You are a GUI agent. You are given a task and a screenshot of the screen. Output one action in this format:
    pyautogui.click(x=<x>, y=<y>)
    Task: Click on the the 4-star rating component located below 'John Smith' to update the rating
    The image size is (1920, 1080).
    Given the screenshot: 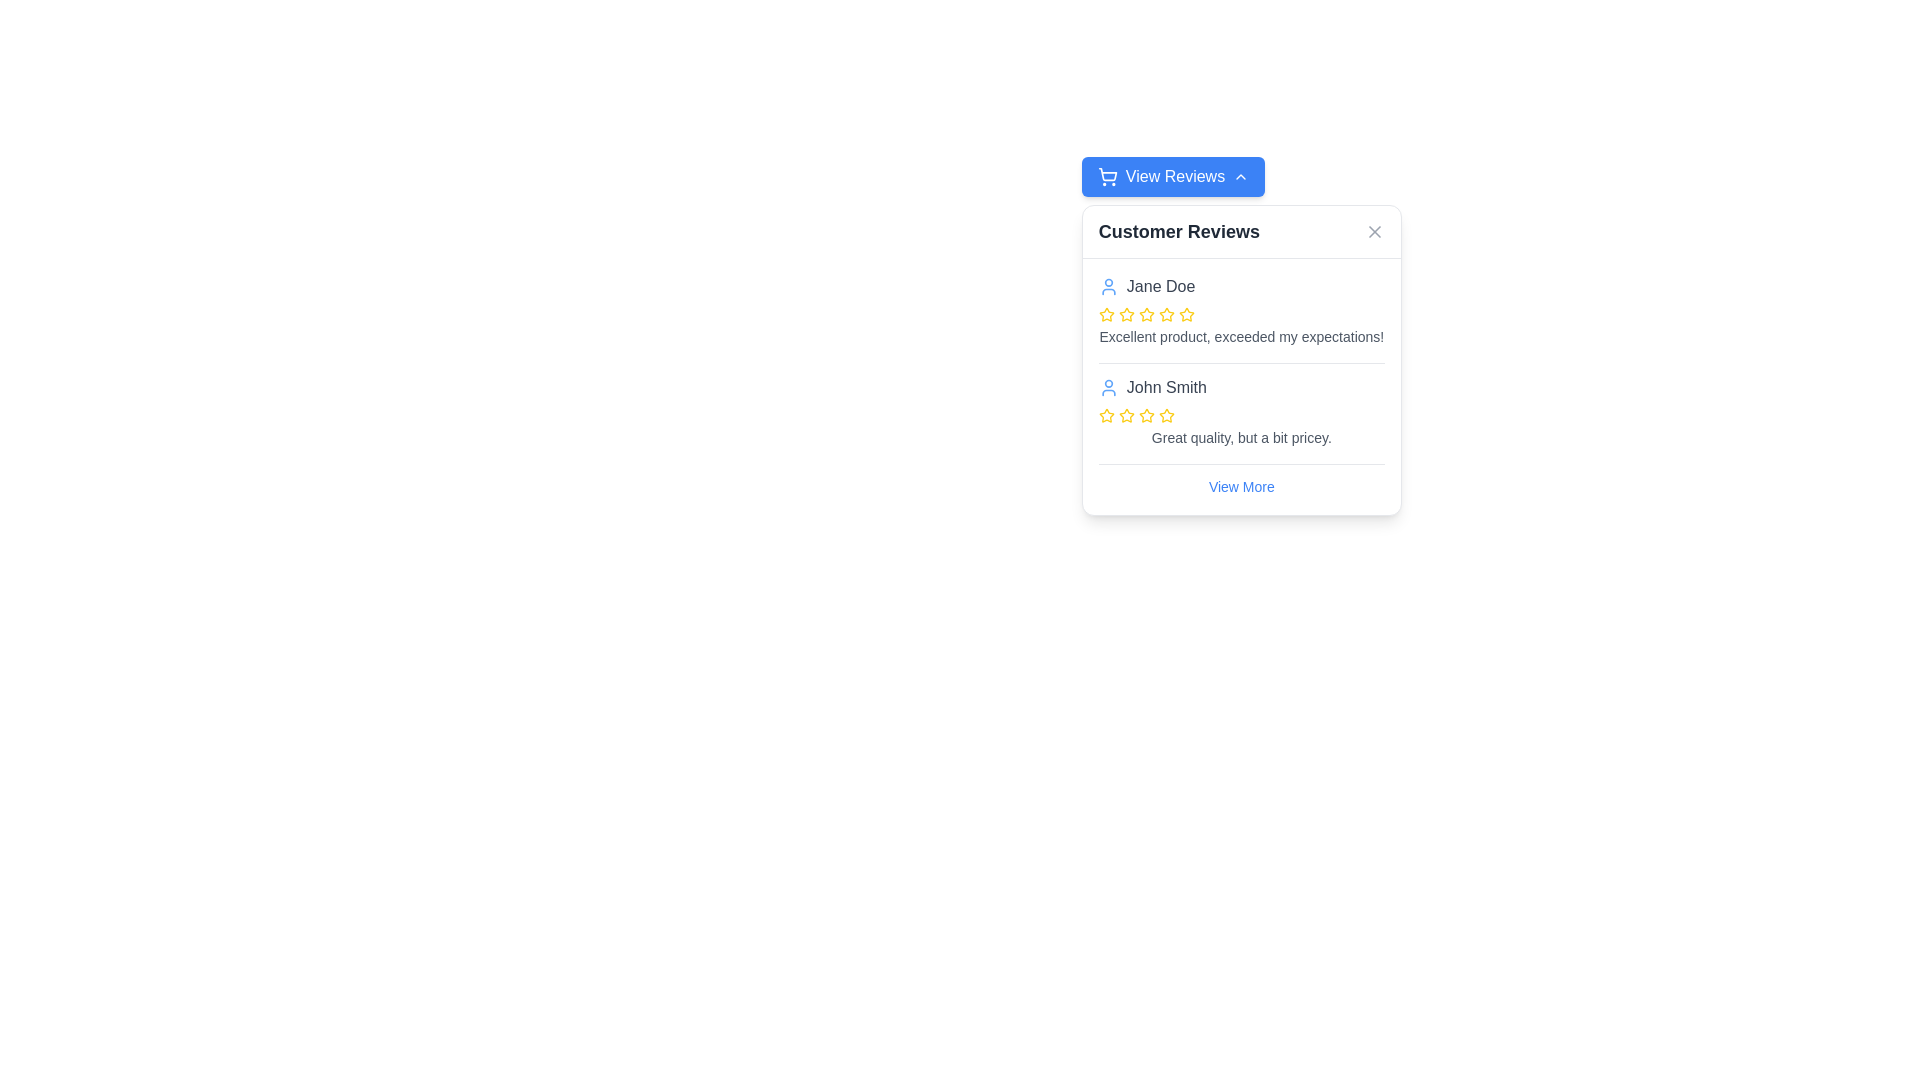 What is the action you would take?
    pyautogui.click(x=1240, y=415)
    